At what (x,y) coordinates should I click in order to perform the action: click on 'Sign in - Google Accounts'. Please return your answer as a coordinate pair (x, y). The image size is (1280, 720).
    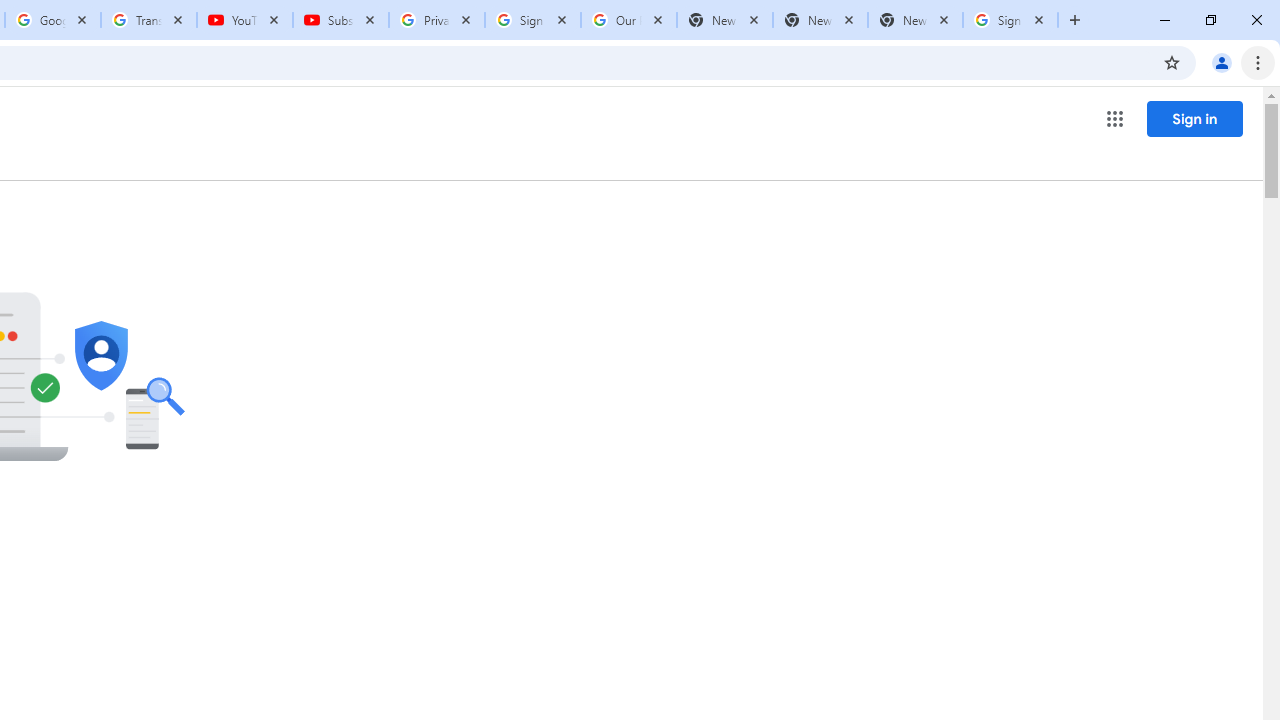
    Looking at the image, I should click on (533, 20).